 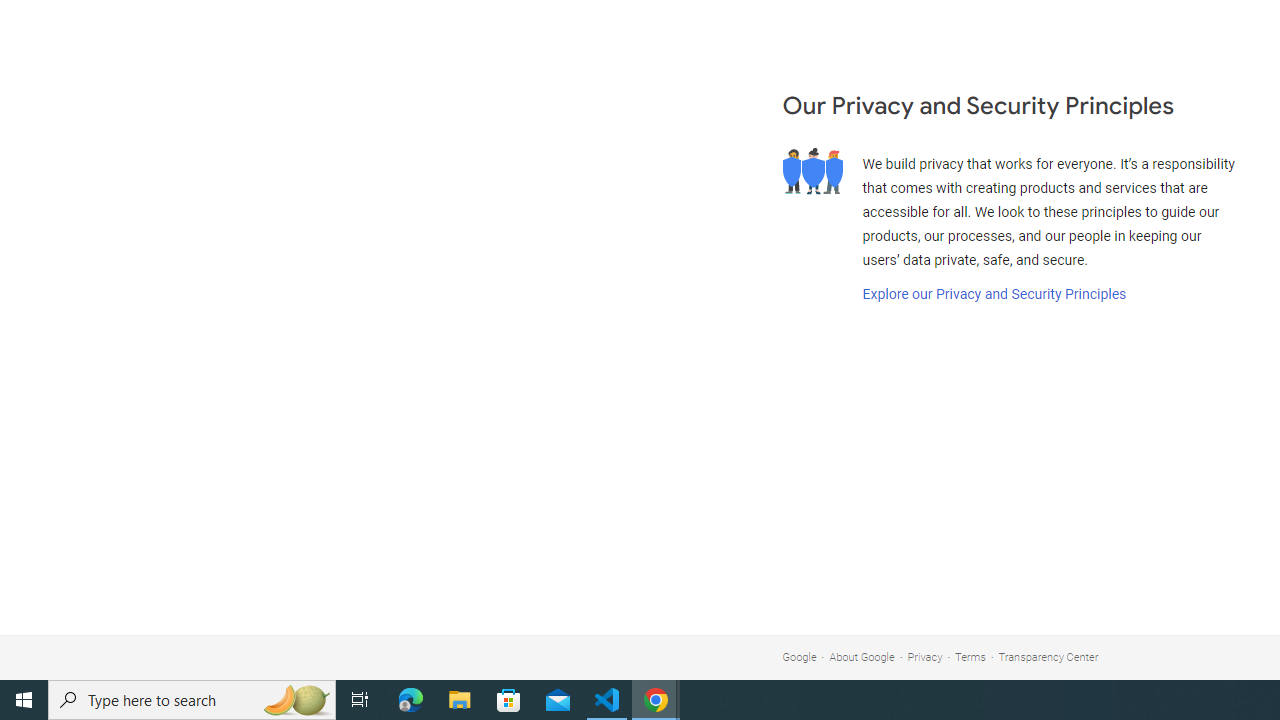 What do you see at coordinates (970, 657) in the screenshot?
I see `'Terms'` at bounding box center [970, 657].